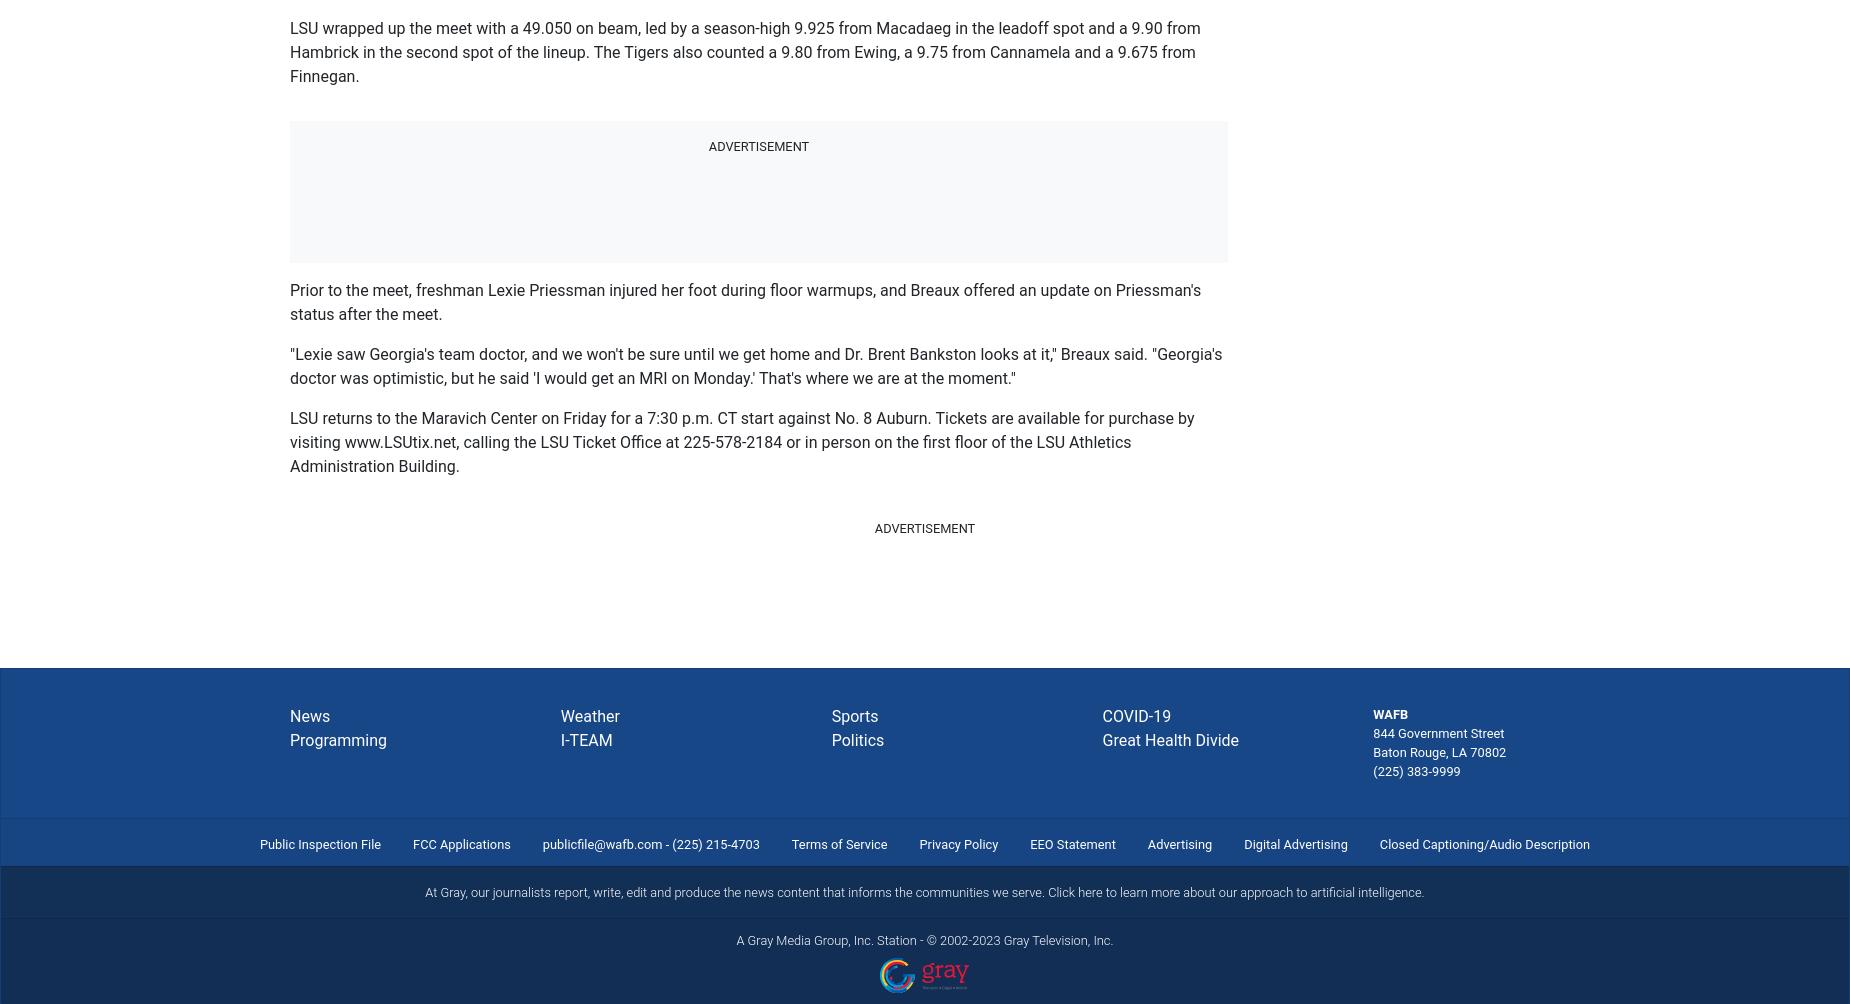  Describe the element at coordinates (831, 714) in the screenshot. I see `'Sports'` at that location.